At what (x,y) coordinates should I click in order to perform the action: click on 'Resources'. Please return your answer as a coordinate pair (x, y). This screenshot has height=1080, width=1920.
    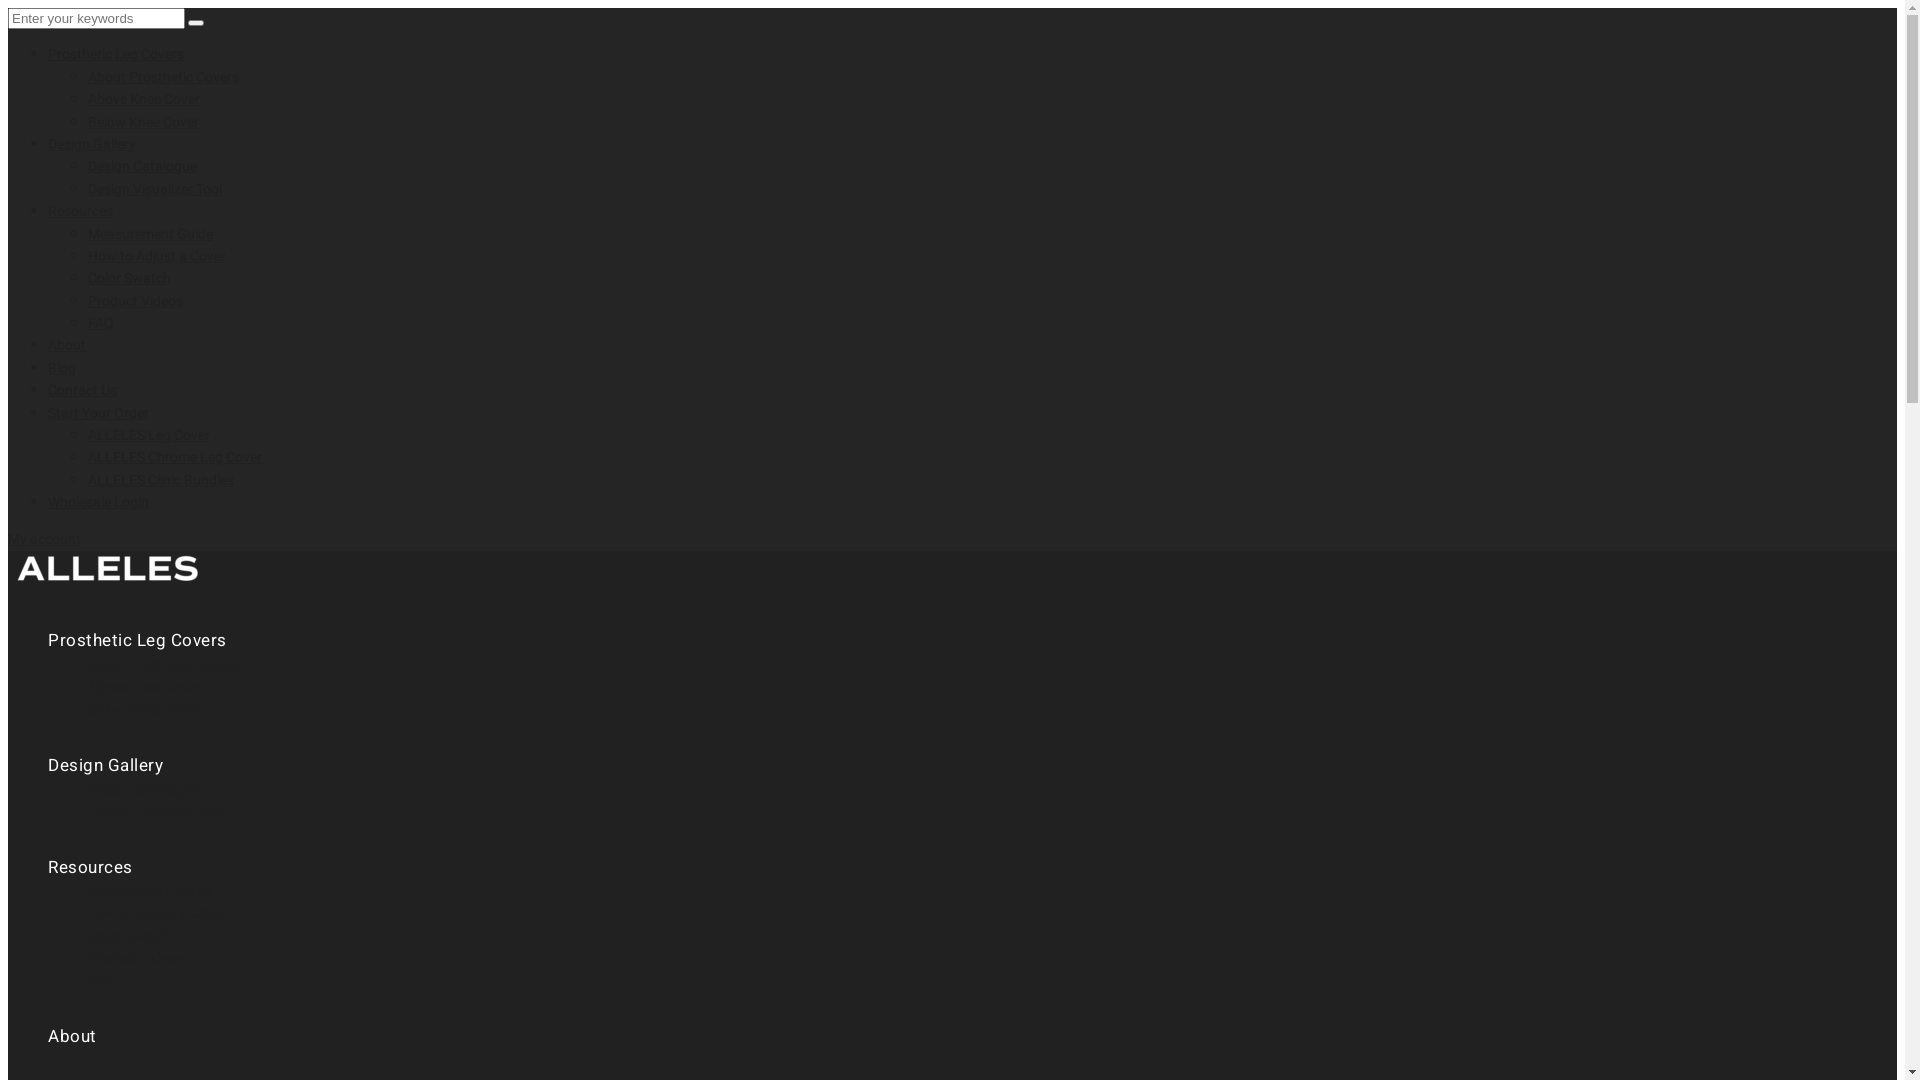
    Looking at the image, I should click on (80, 211).